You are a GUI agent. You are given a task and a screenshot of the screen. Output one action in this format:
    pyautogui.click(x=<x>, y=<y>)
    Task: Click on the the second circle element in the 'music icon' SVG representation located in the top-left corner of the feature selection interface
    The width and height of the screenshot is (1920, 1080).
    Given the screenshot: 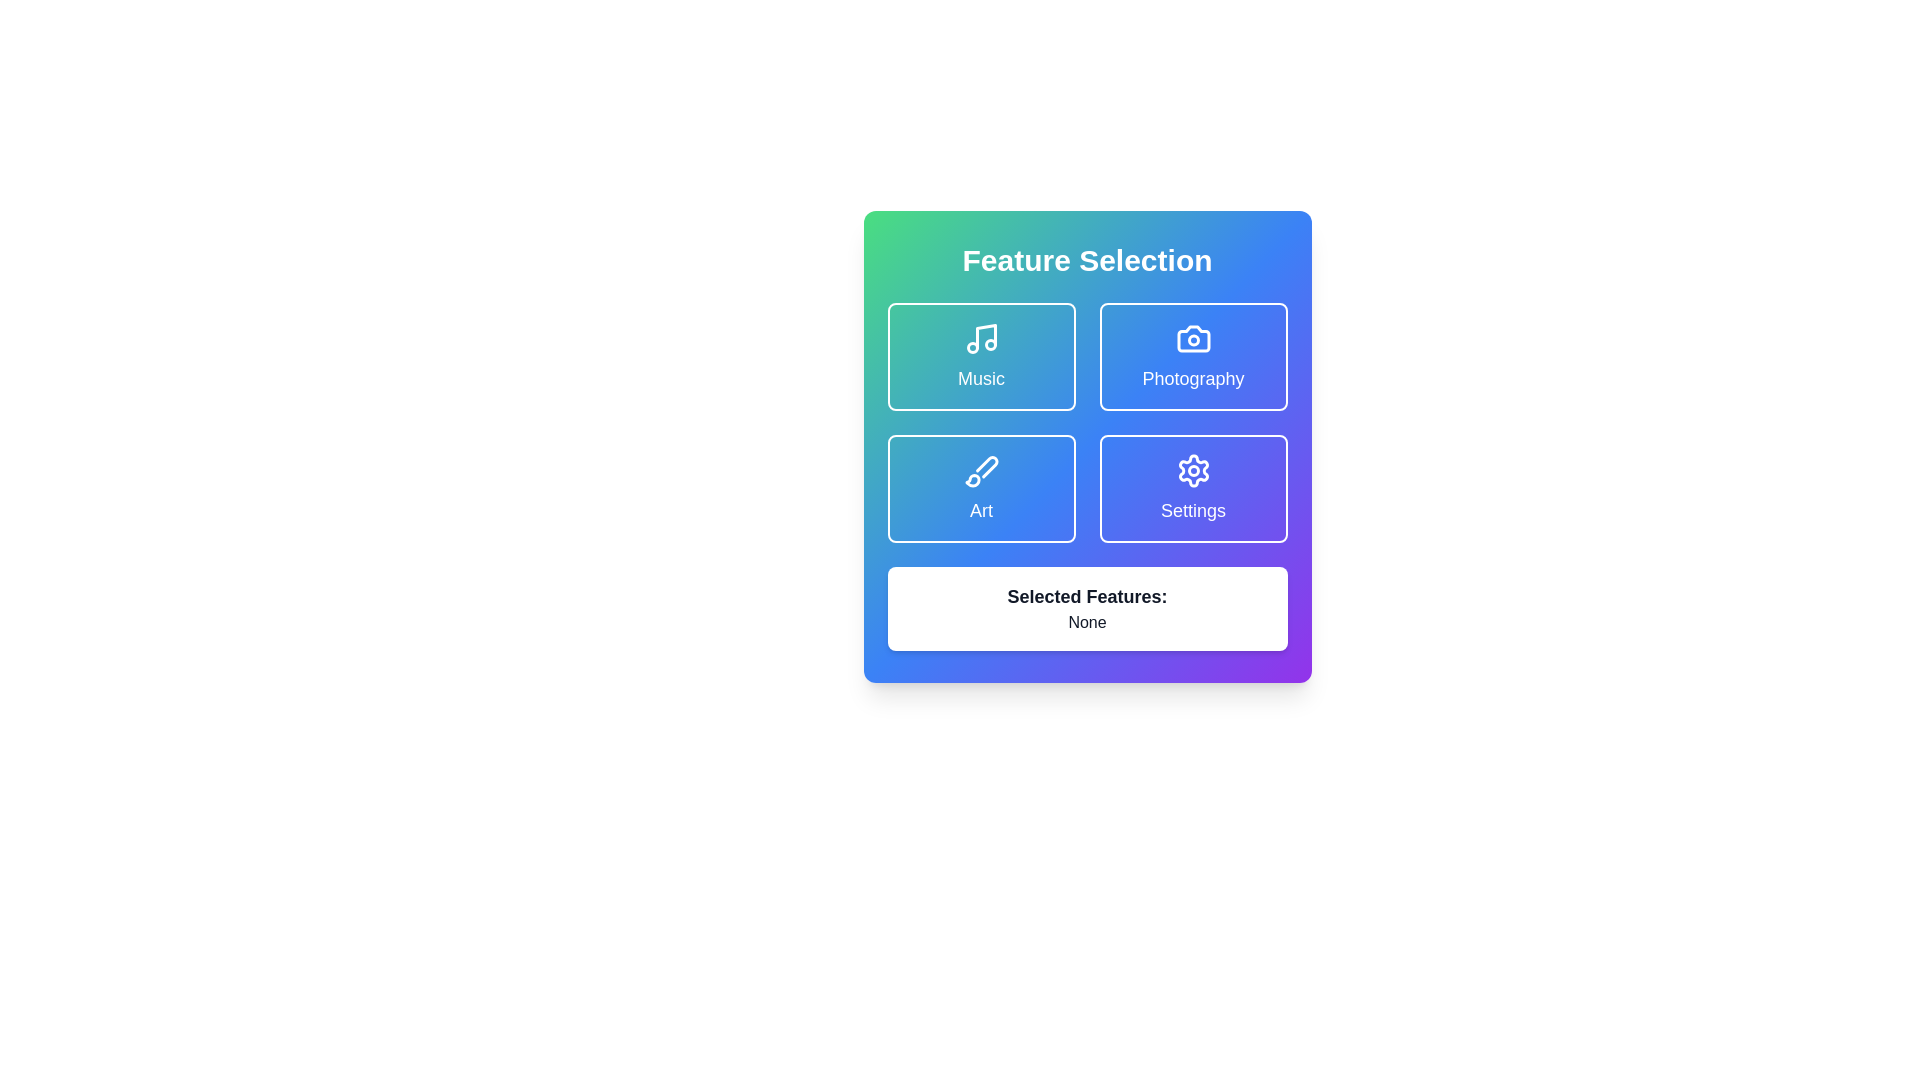 What is the action you would take?
    pyautogui.click(x=990, y=343)
    